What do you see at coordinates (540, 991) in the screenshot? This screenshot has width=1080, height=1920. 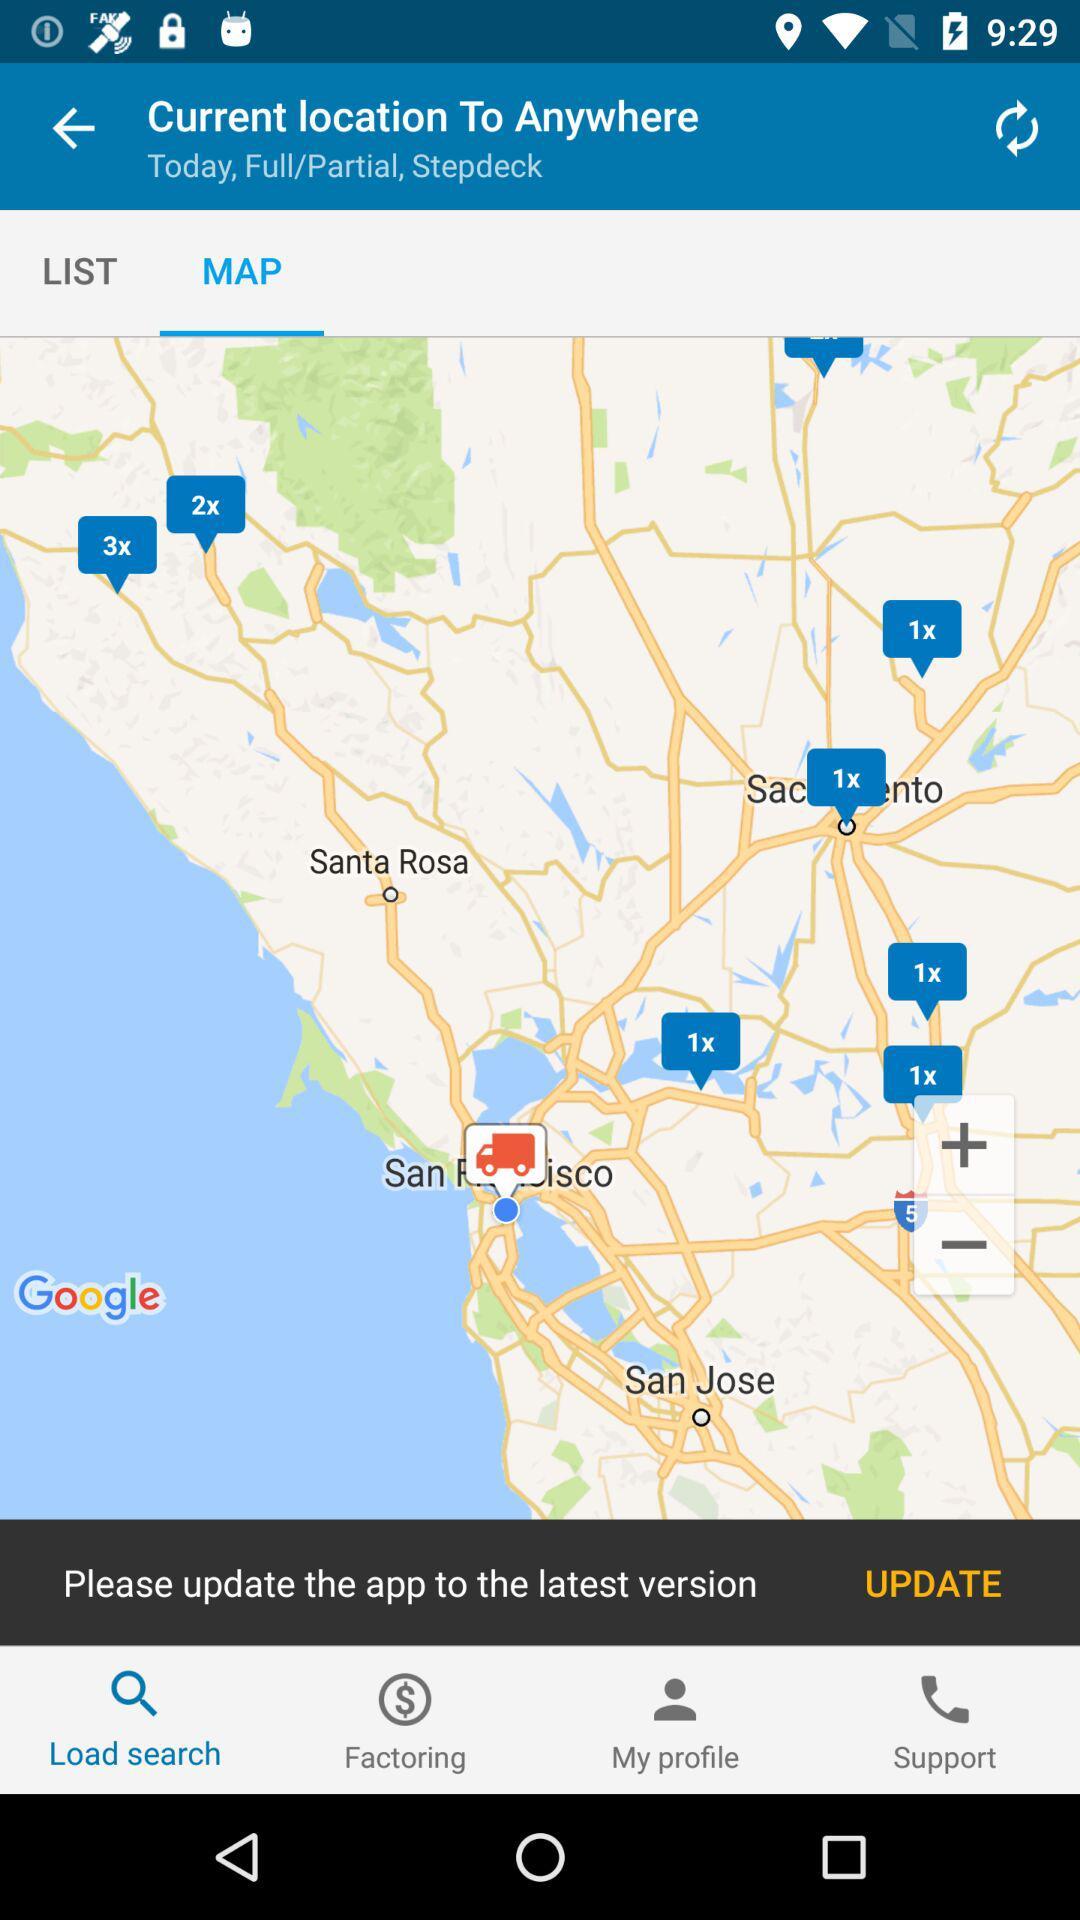 I see `the icon at the center` at bounding box center [540, 991].